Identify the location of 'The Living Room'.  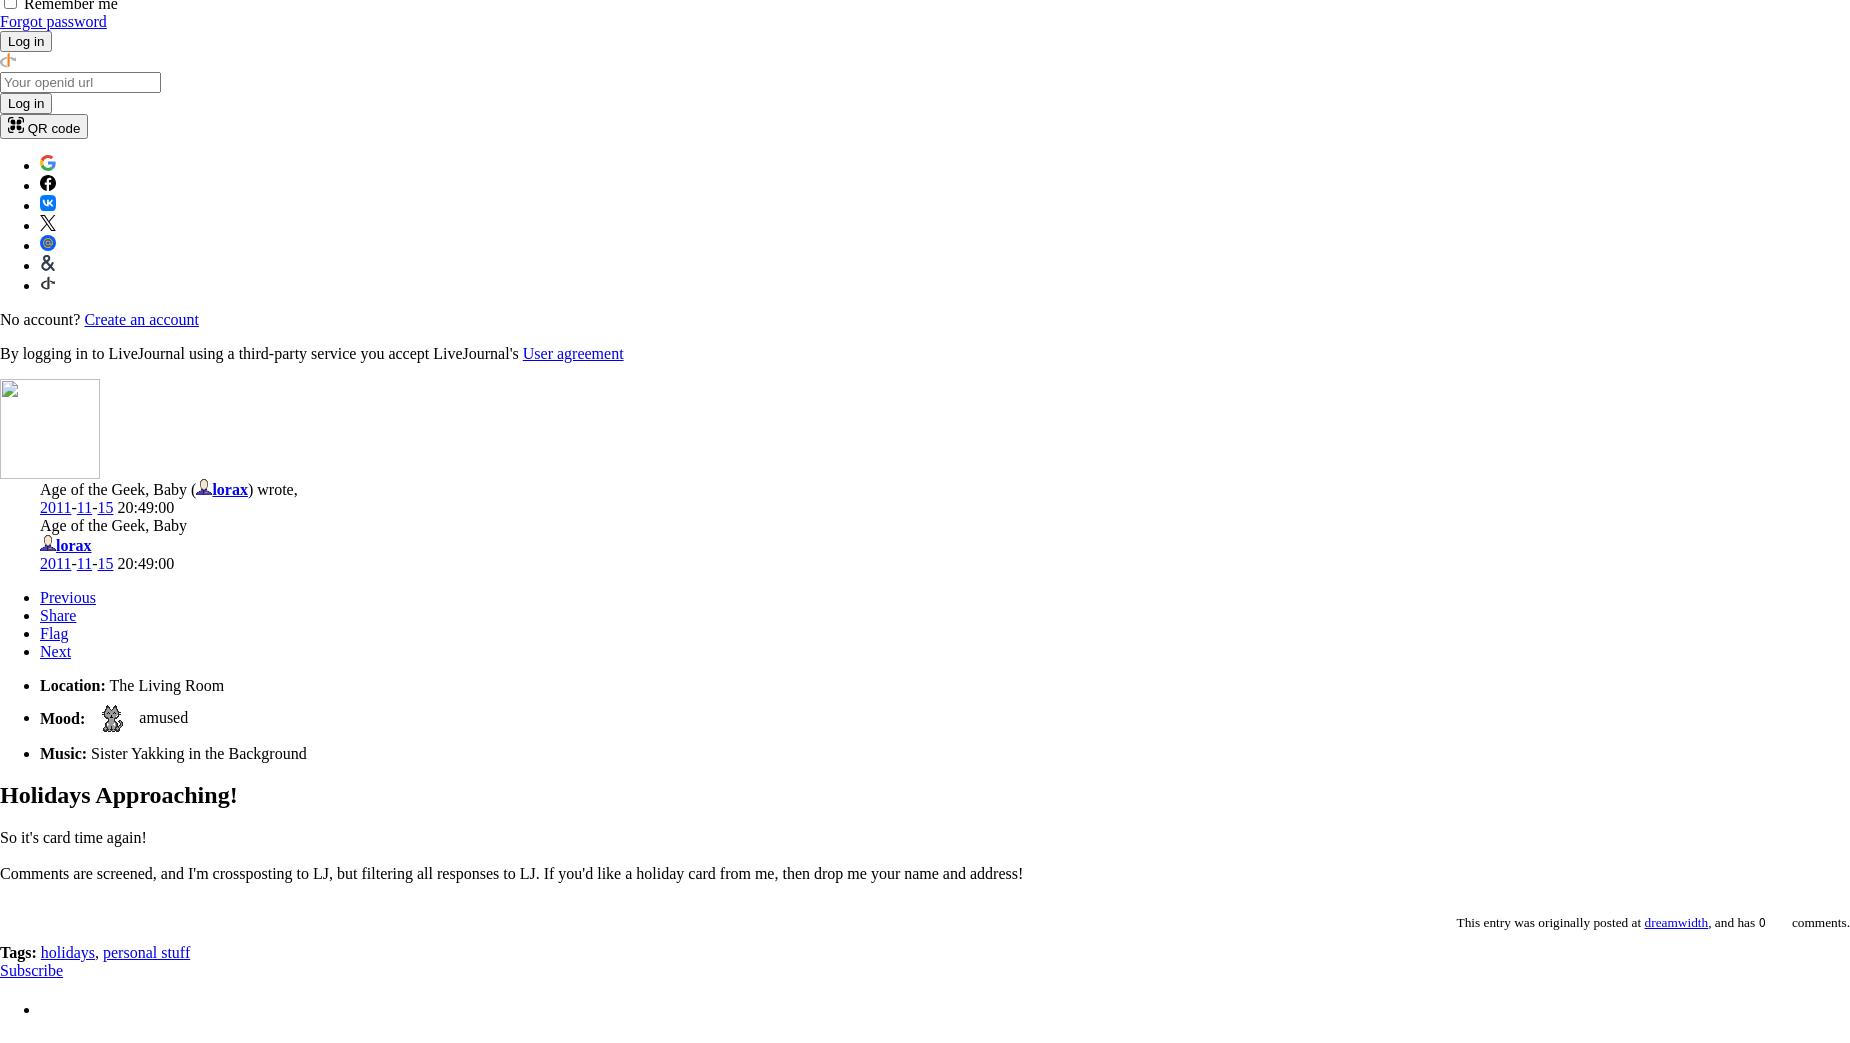
(107, 684).